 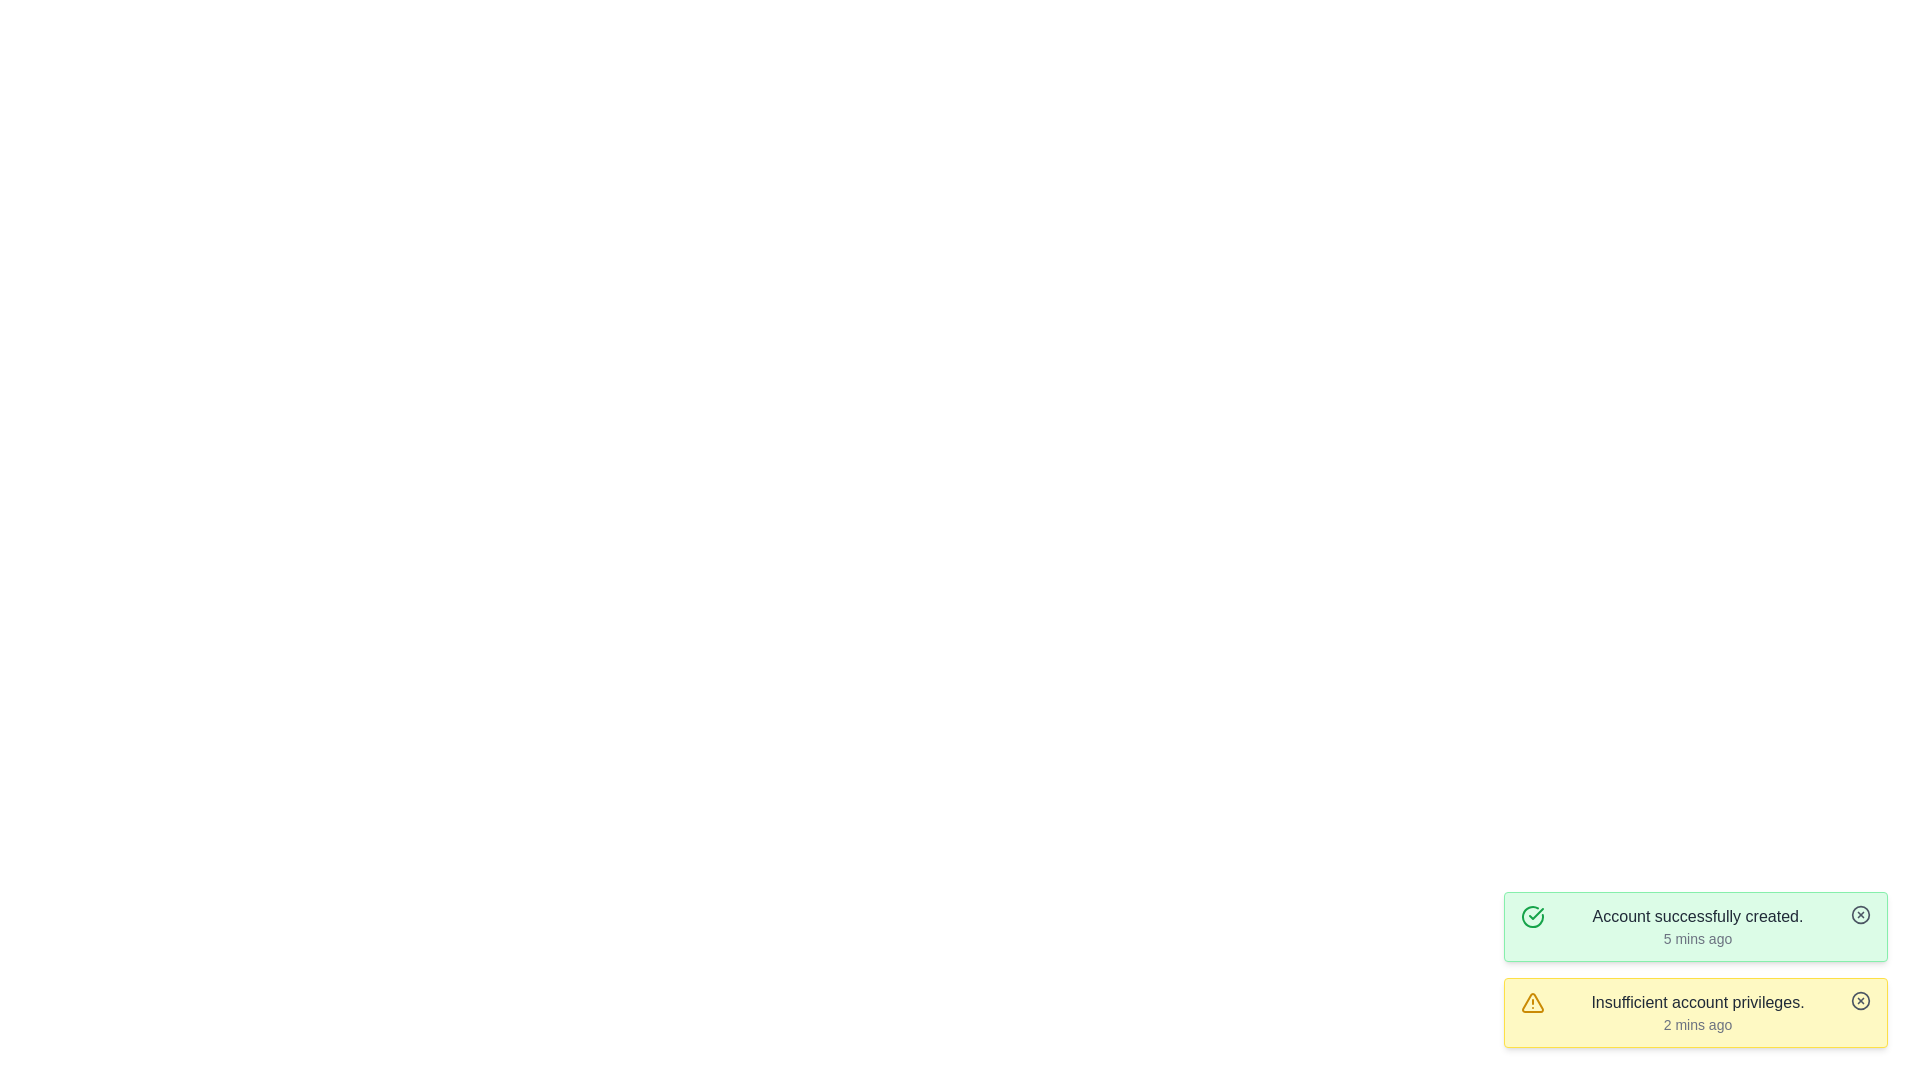 What do you see at coordinates (1697, 1002) in the screenshot?
I see `the informational text label indicating an issue with account permissions, located in the lower-right portion of the interface, above the '2 mins ago' text element` at bounding box center [1697, 1002].